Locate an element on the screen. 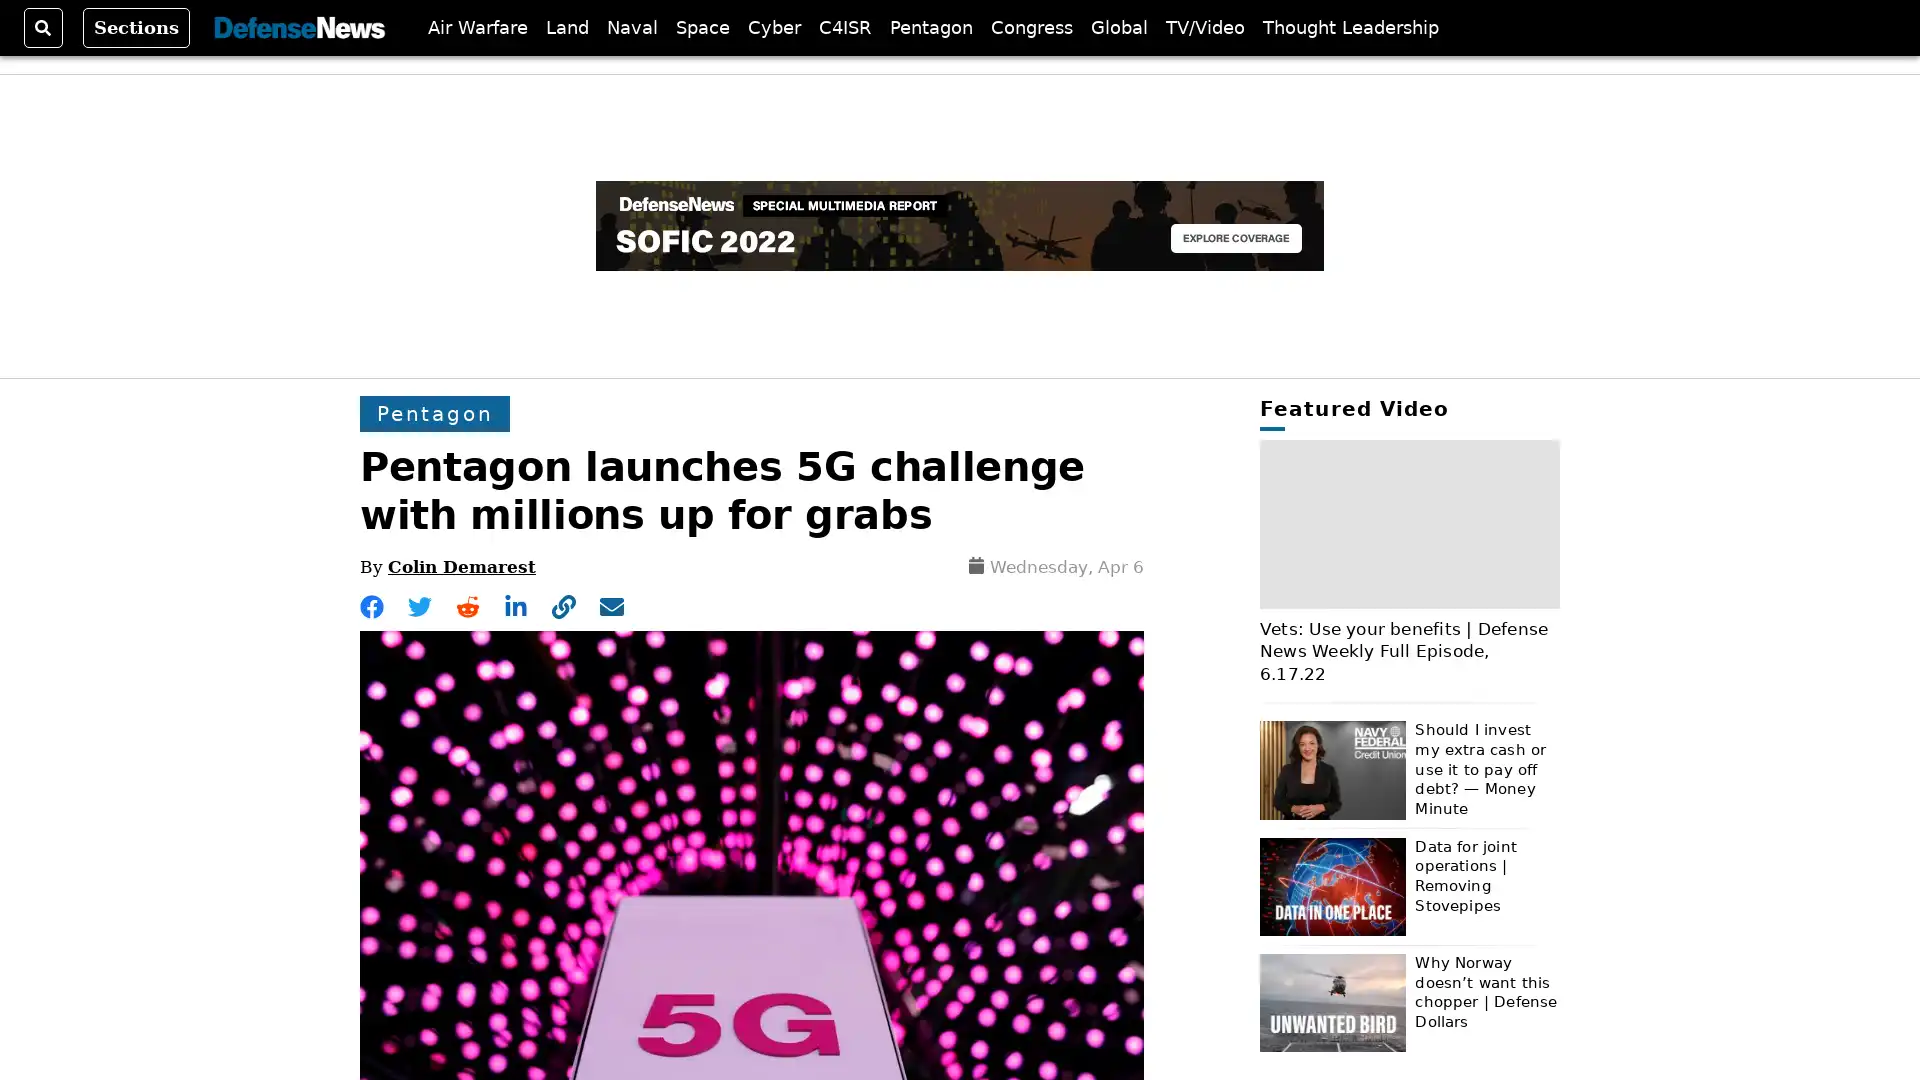  reddit is located at coordinates (466, 605).